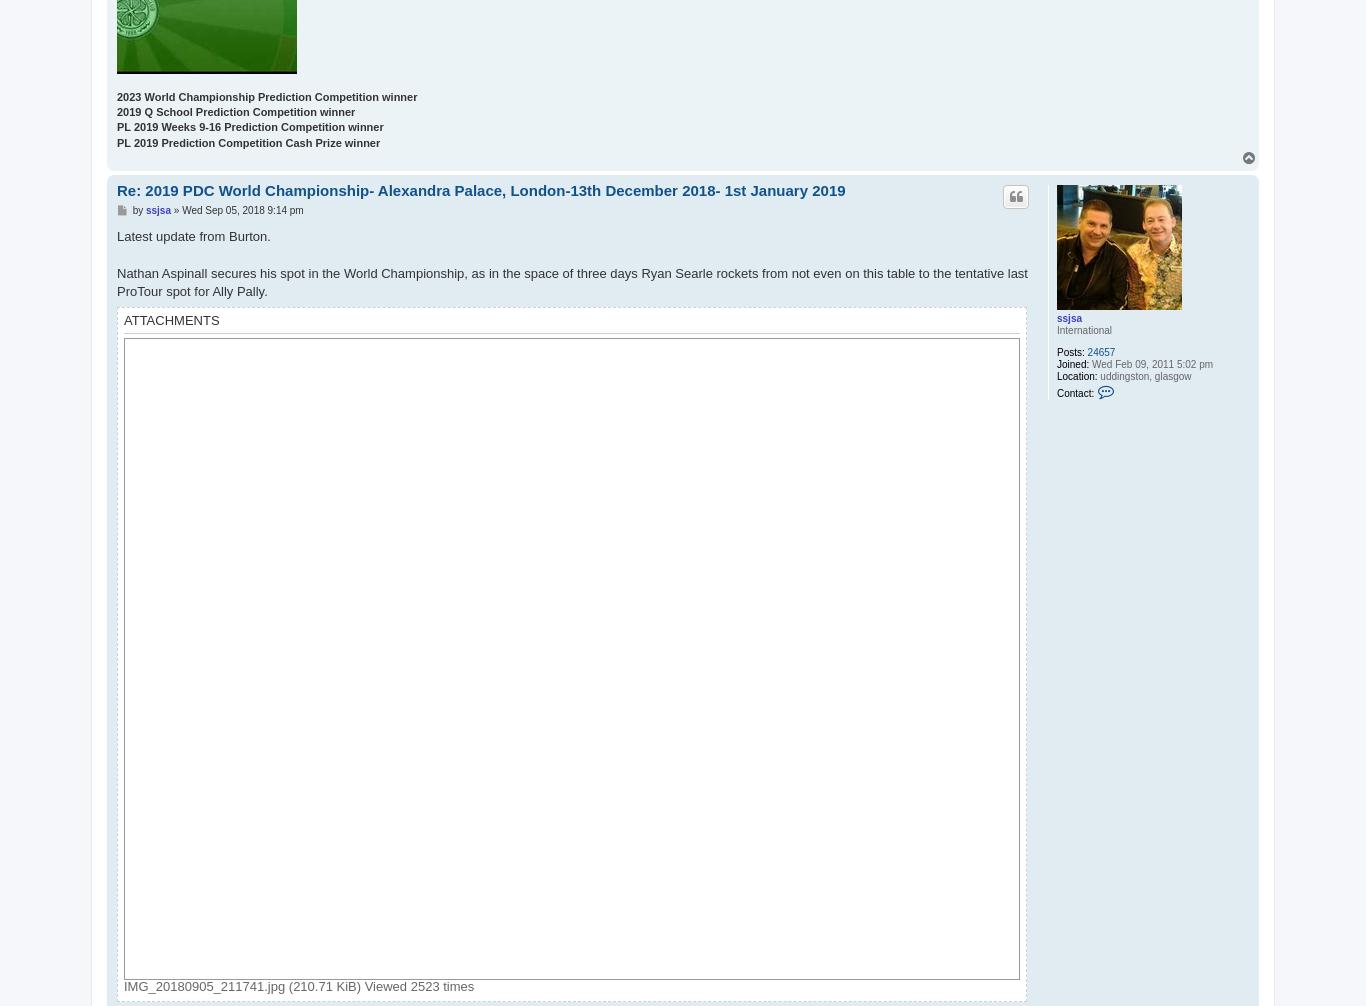 Image resolution: width=1366 pixels, height=1006 pixels. I want to click on '2019 Q School Prediction Competition winner', so click(236, 111).